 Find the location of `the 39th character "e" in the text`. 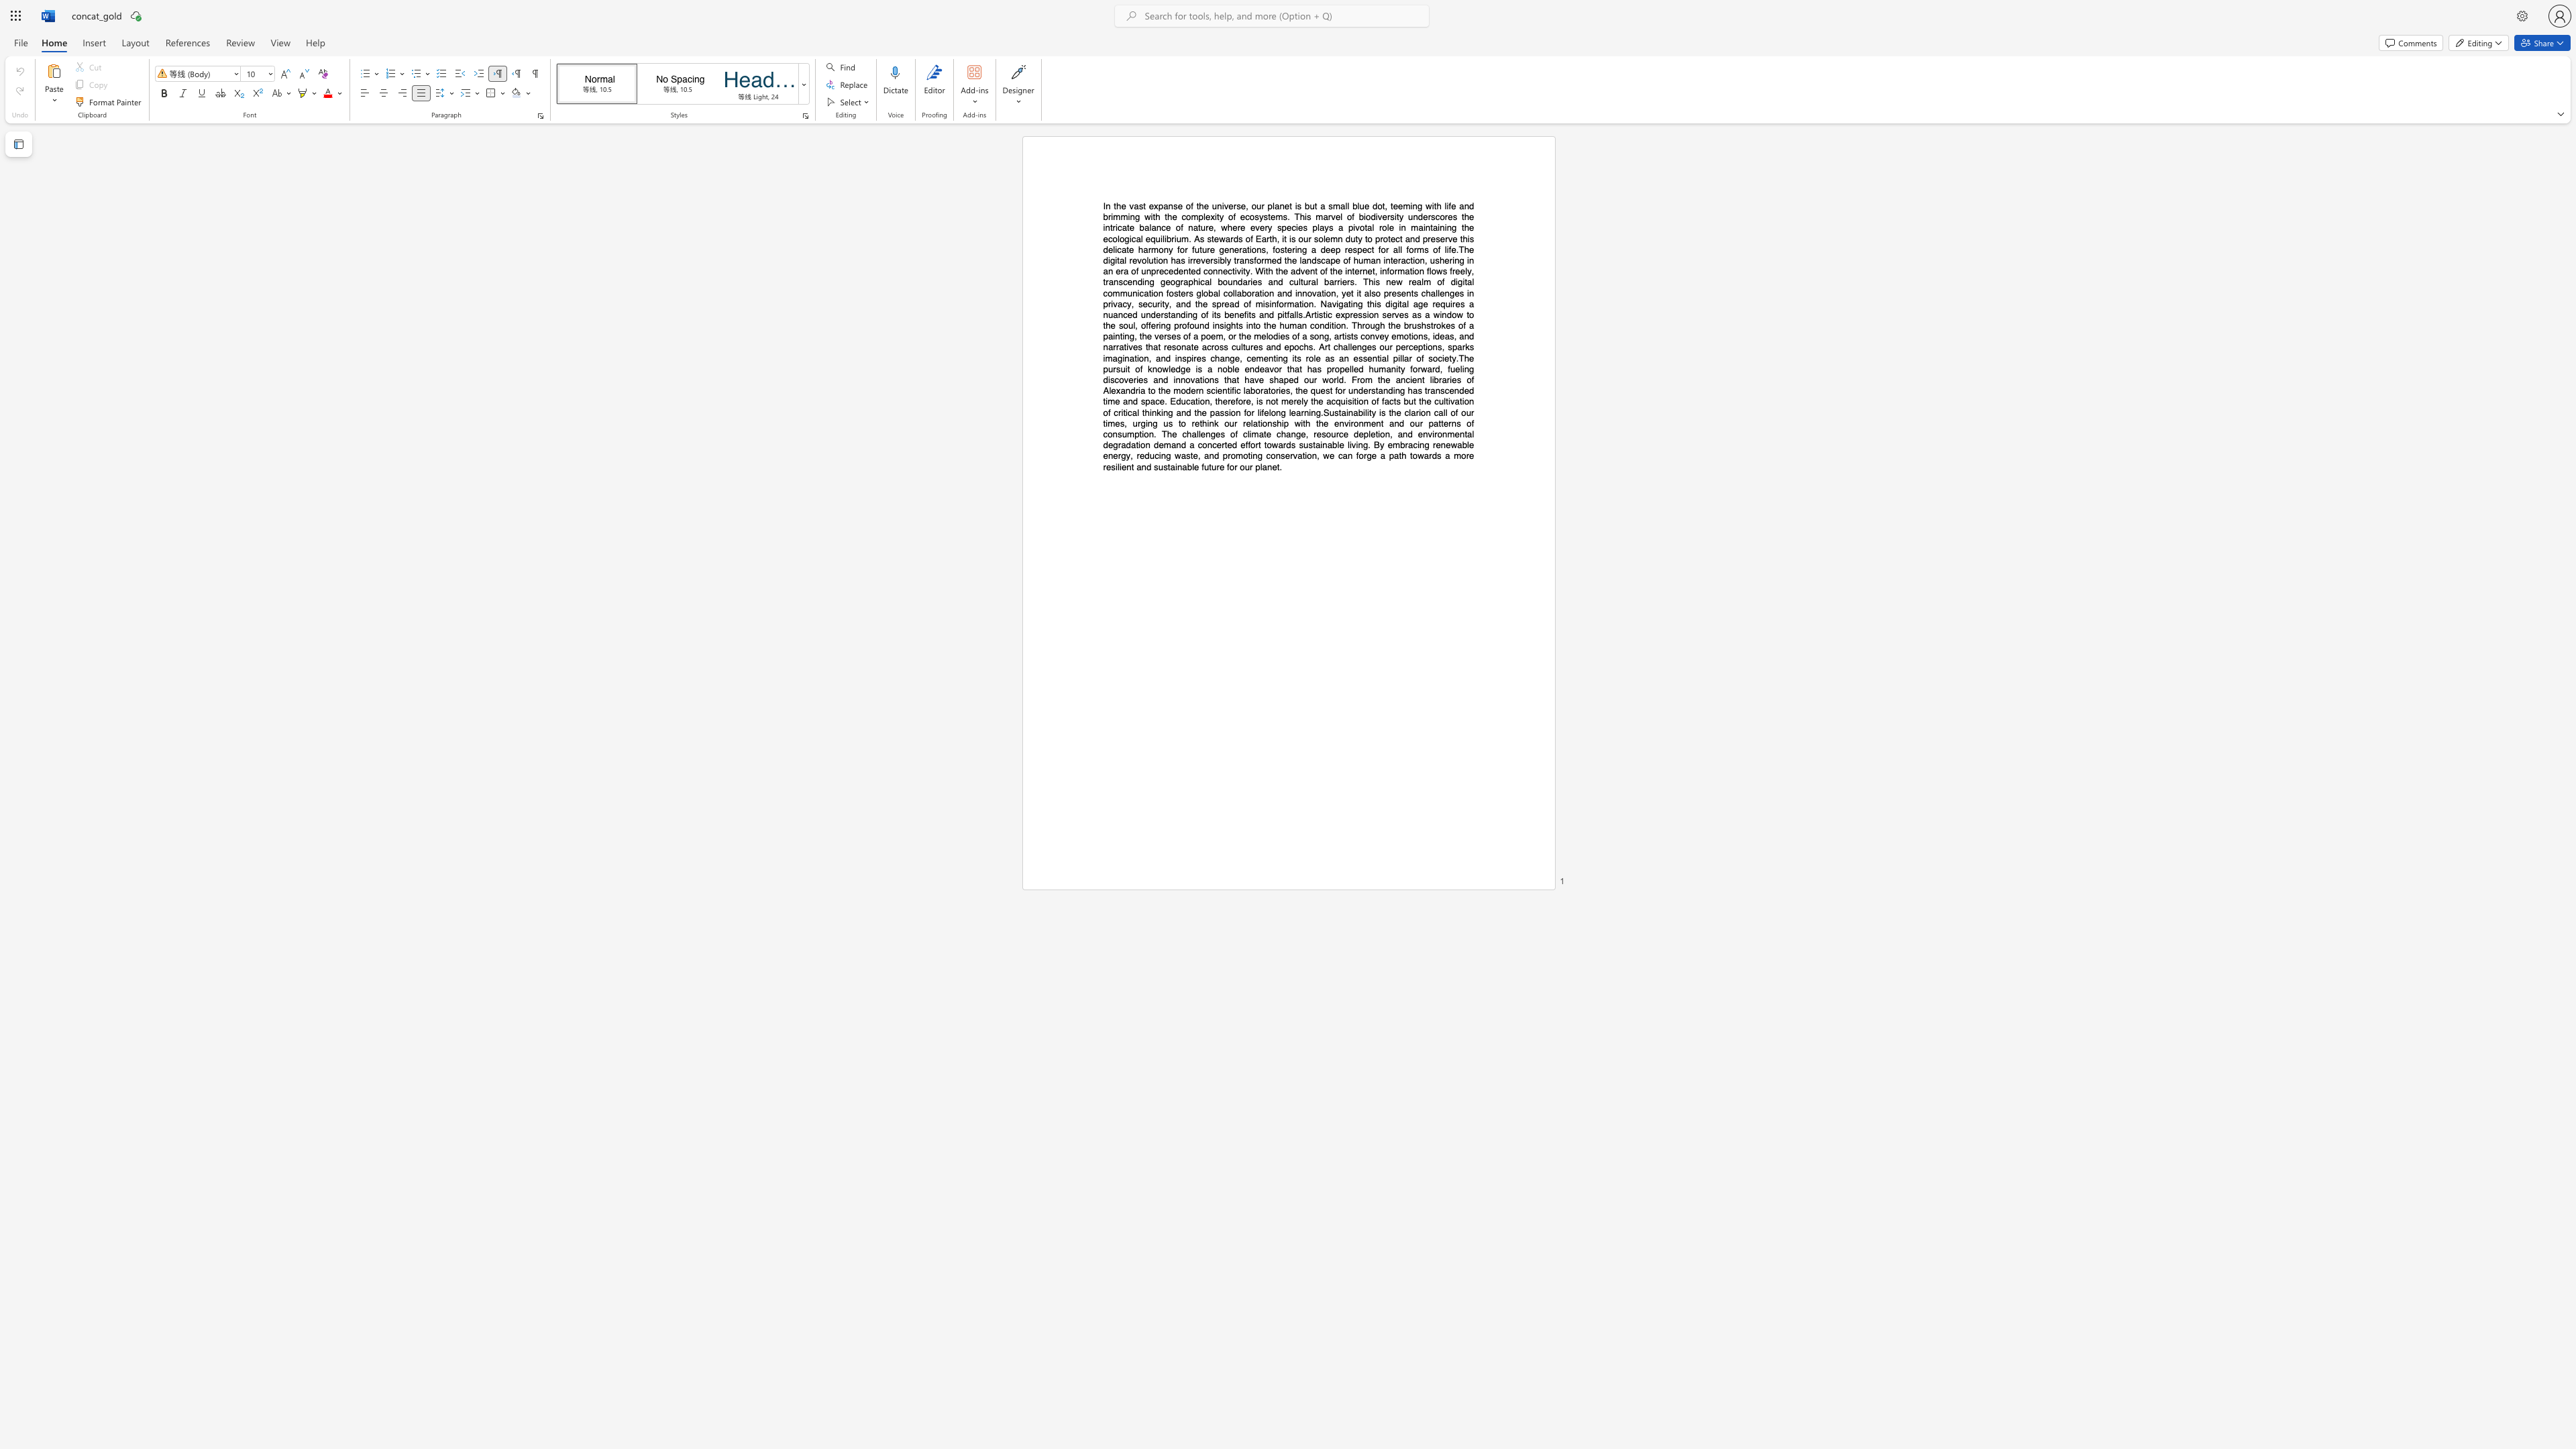

the 39th character "e" in the text is located at coordinates (1454, 237).